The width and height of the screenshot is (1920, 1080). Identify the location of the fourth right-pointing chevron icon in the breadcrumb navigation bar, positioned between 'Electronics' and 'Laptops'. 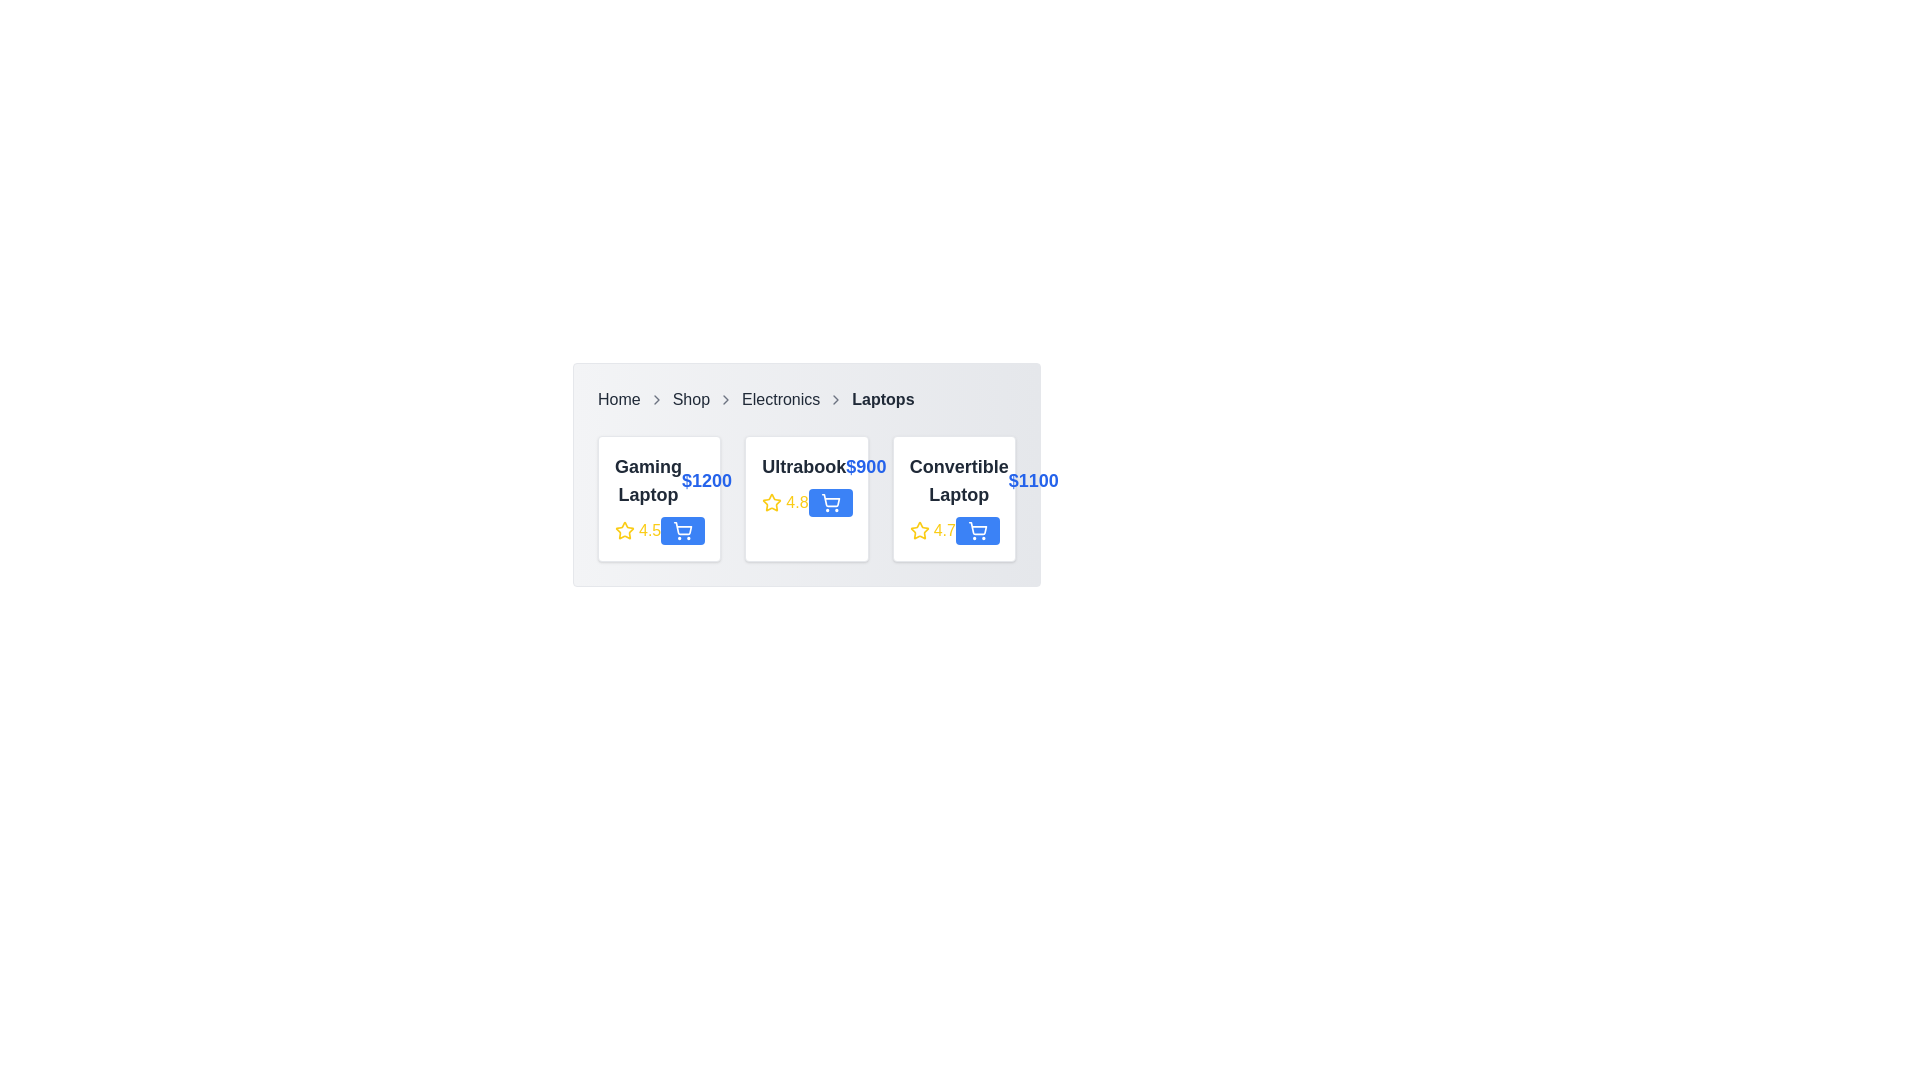
(836, 400).